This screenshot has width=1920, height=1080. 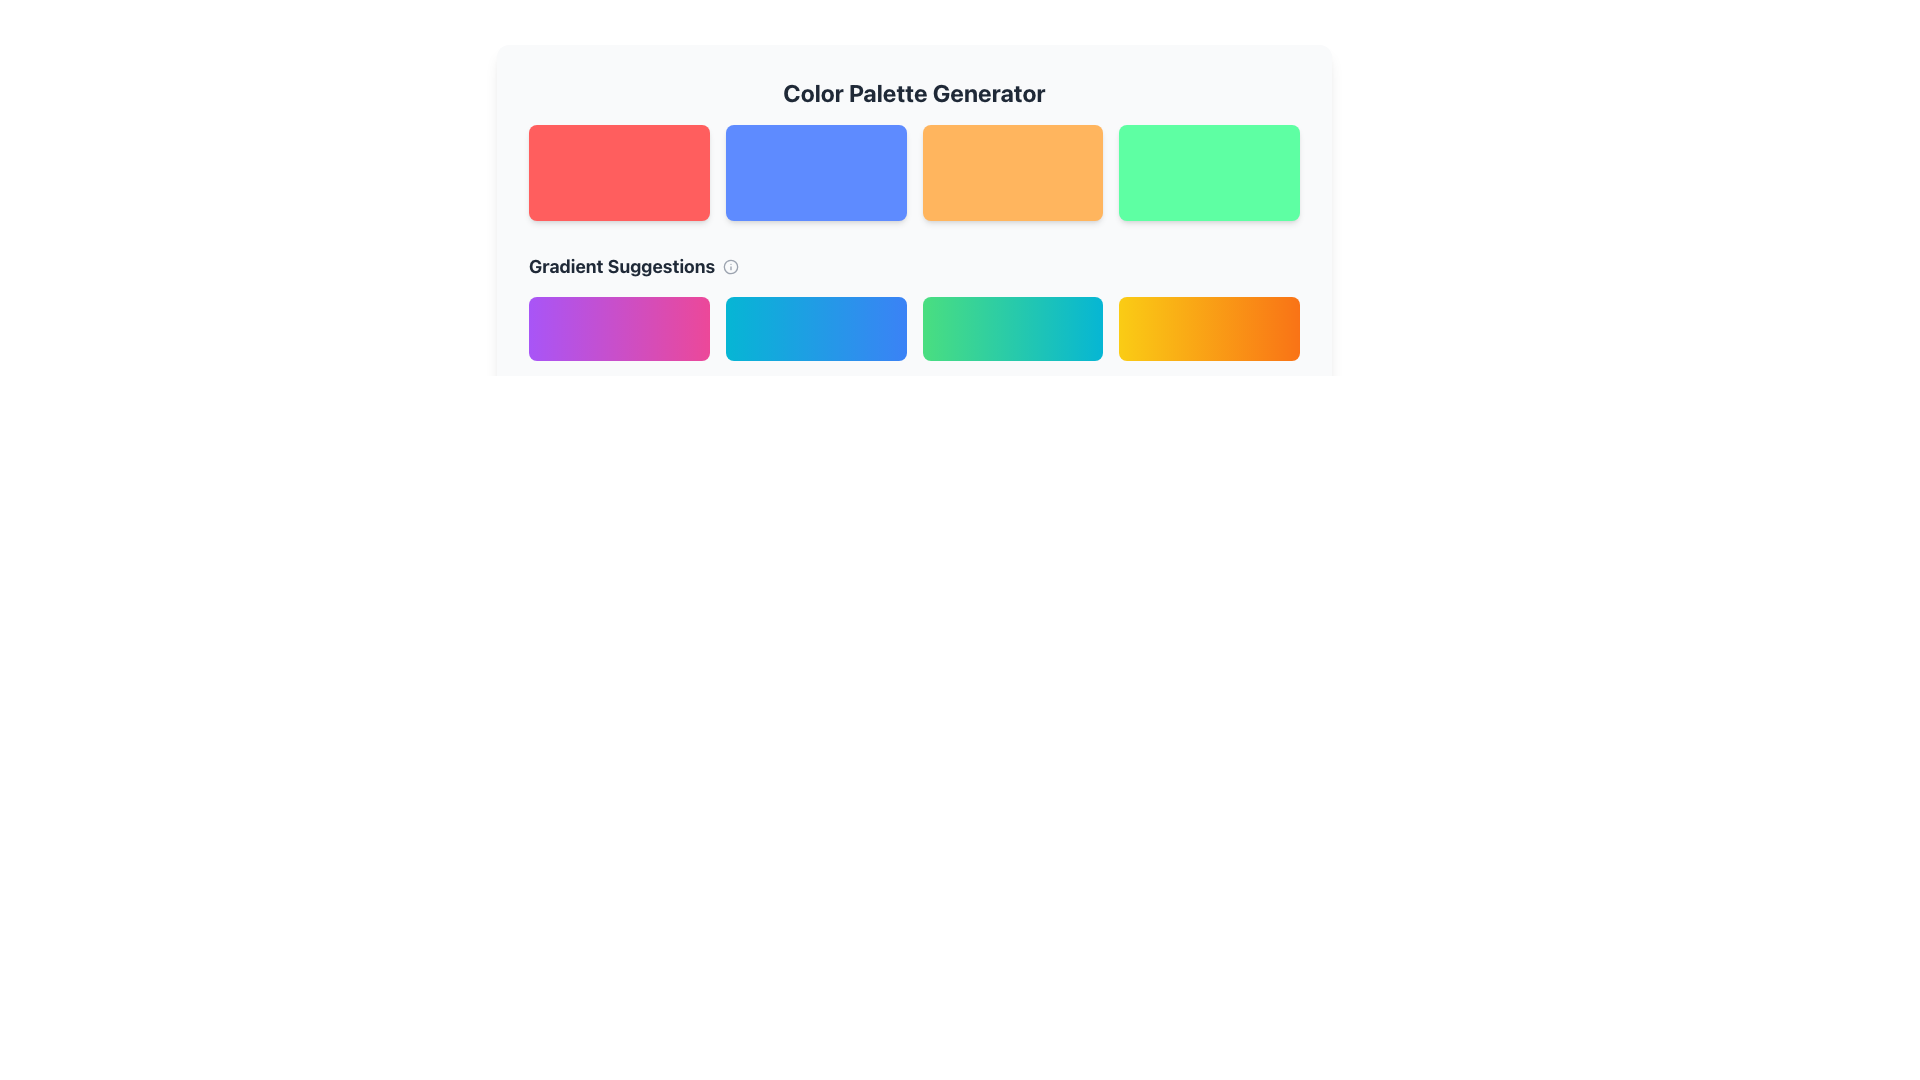 I want to click on the fourth selectable color block in the top row of the color palette, so click(x=1208, y=172).